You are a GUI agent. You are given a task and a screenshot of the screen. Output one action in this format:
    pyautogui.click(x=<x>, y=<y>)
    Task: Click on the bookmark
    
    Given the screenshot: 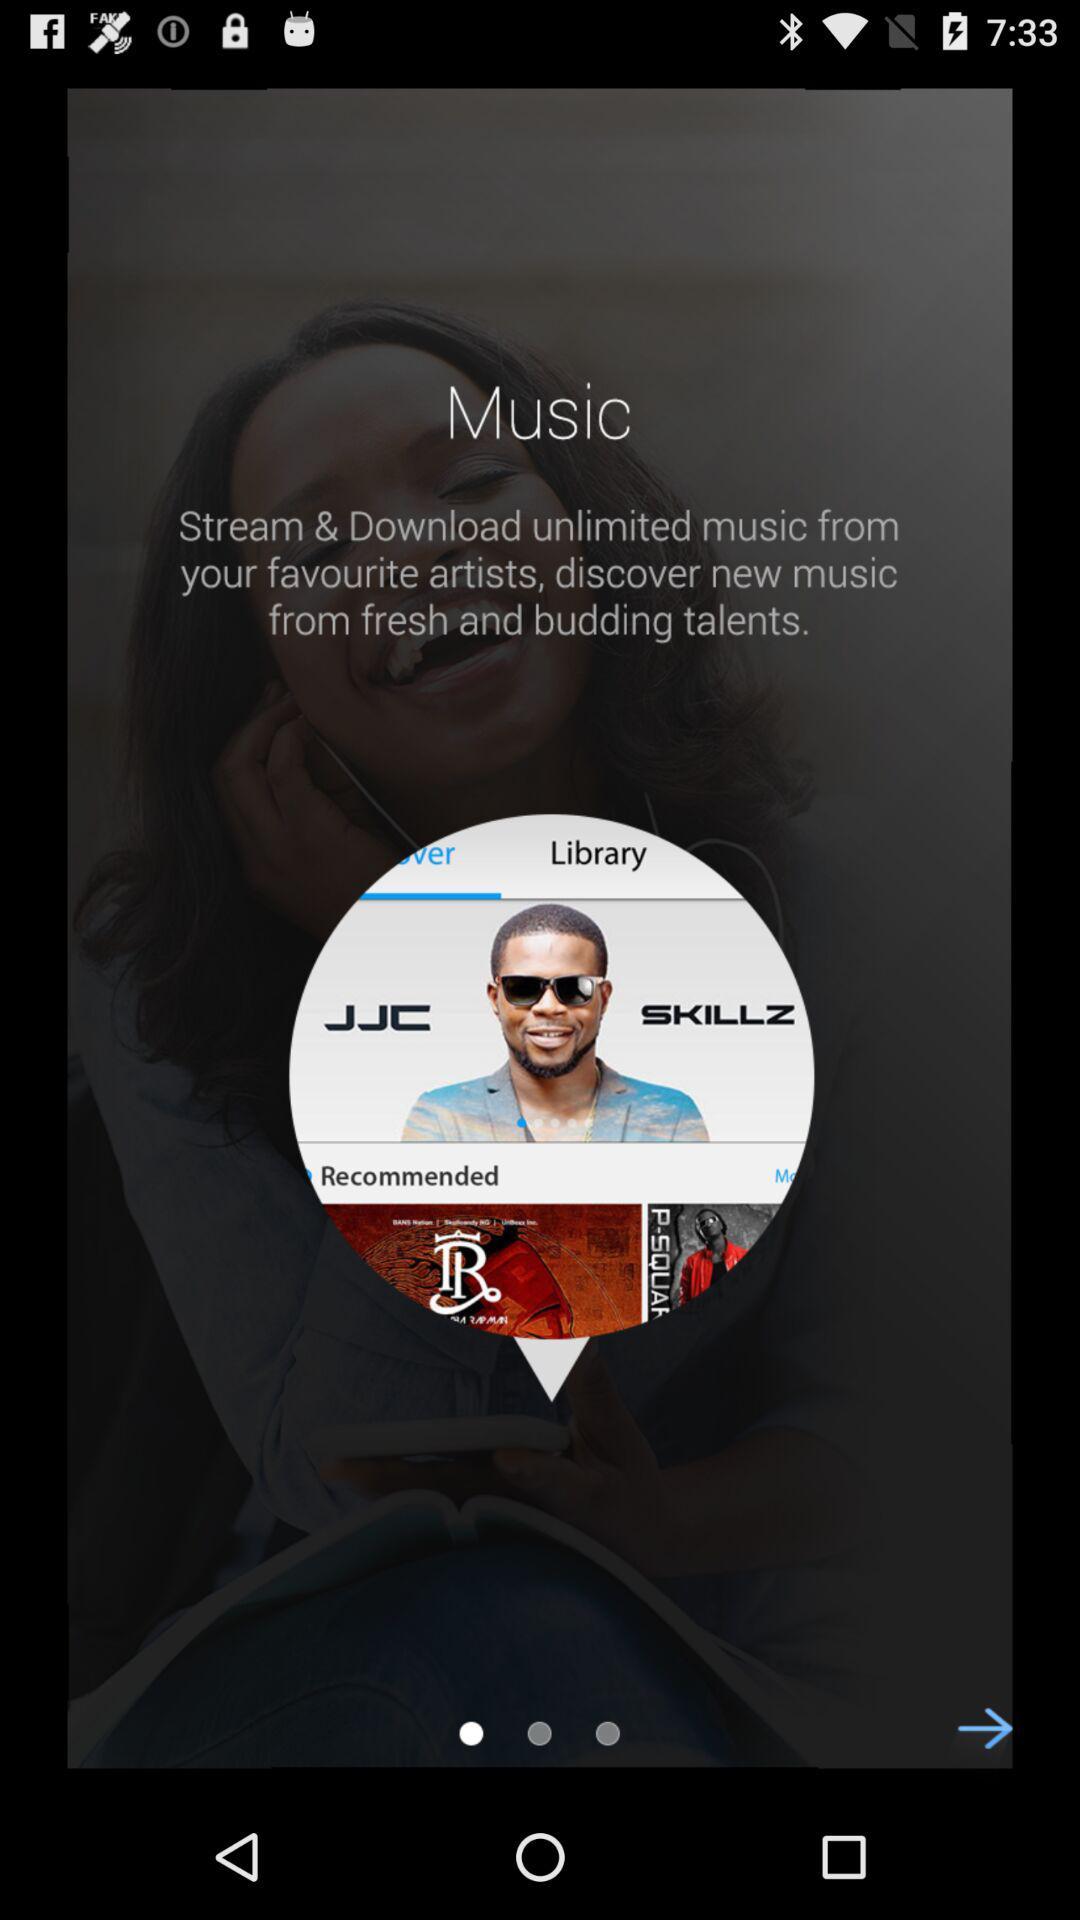 What is the action you would take?
    pyautogui.click(x=471, y=1732)
    